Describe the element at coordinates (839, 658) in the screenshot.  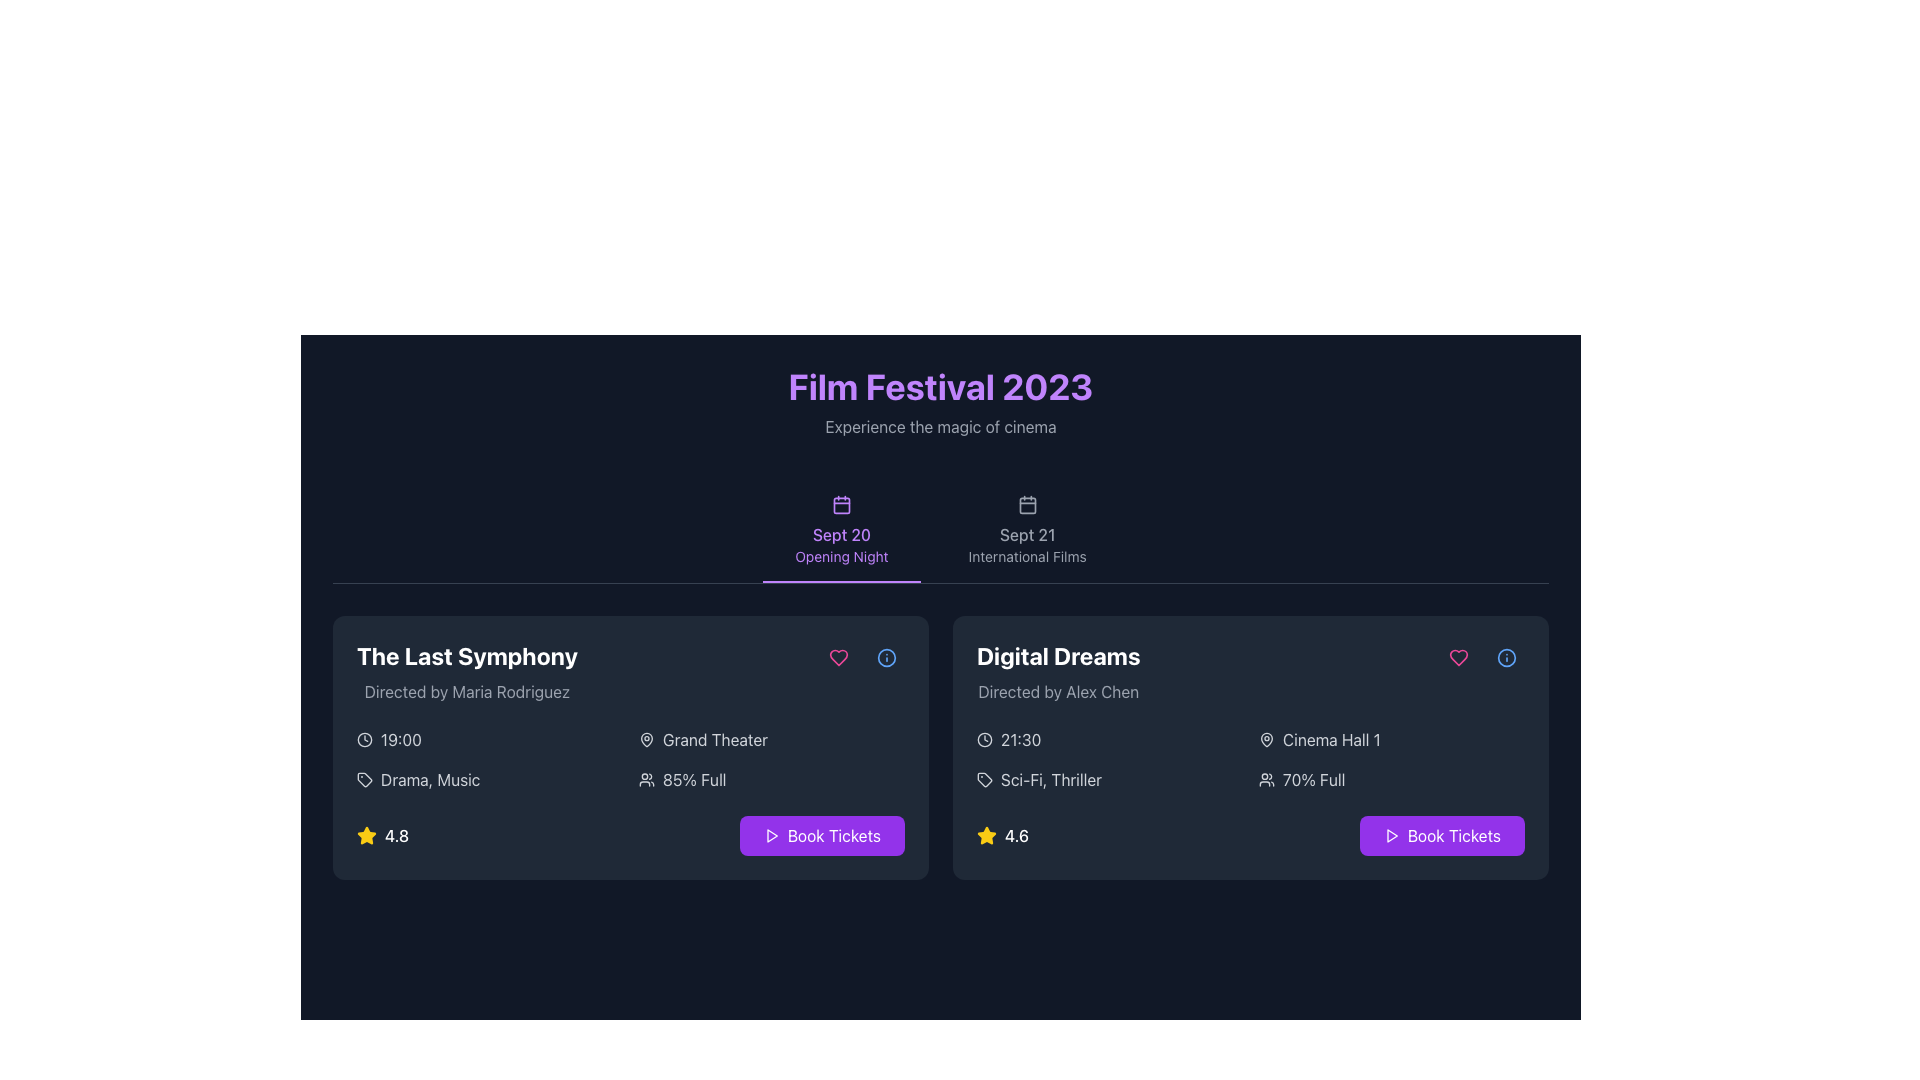
I see `the favorite button located in the top-right corner of the 'The Last Symphony' film card to mark it as a favorite` at that location.